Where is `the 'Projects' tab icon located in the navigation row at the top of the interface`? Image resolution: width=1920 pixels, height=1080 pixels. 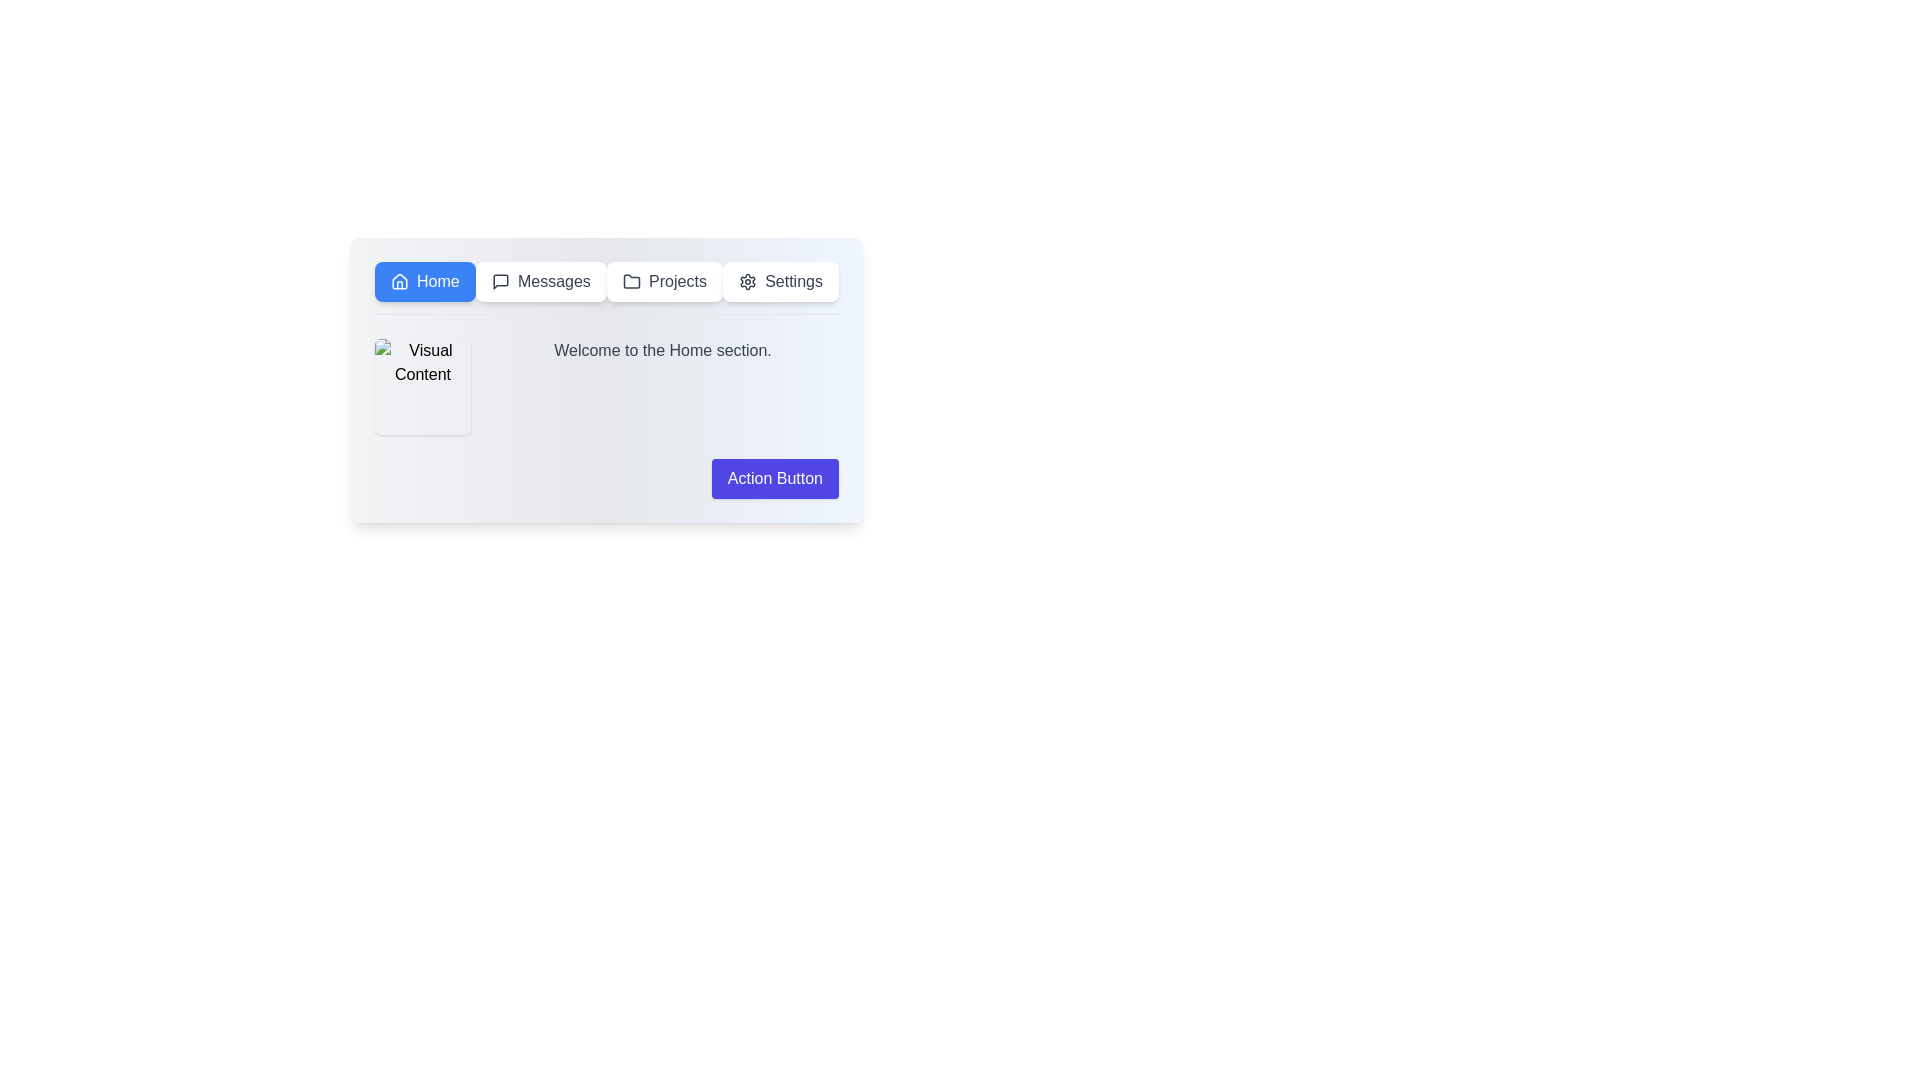
the 'Projects' tab icon located in the navigation row at the top of the interface is located at coordinates (631, 281).